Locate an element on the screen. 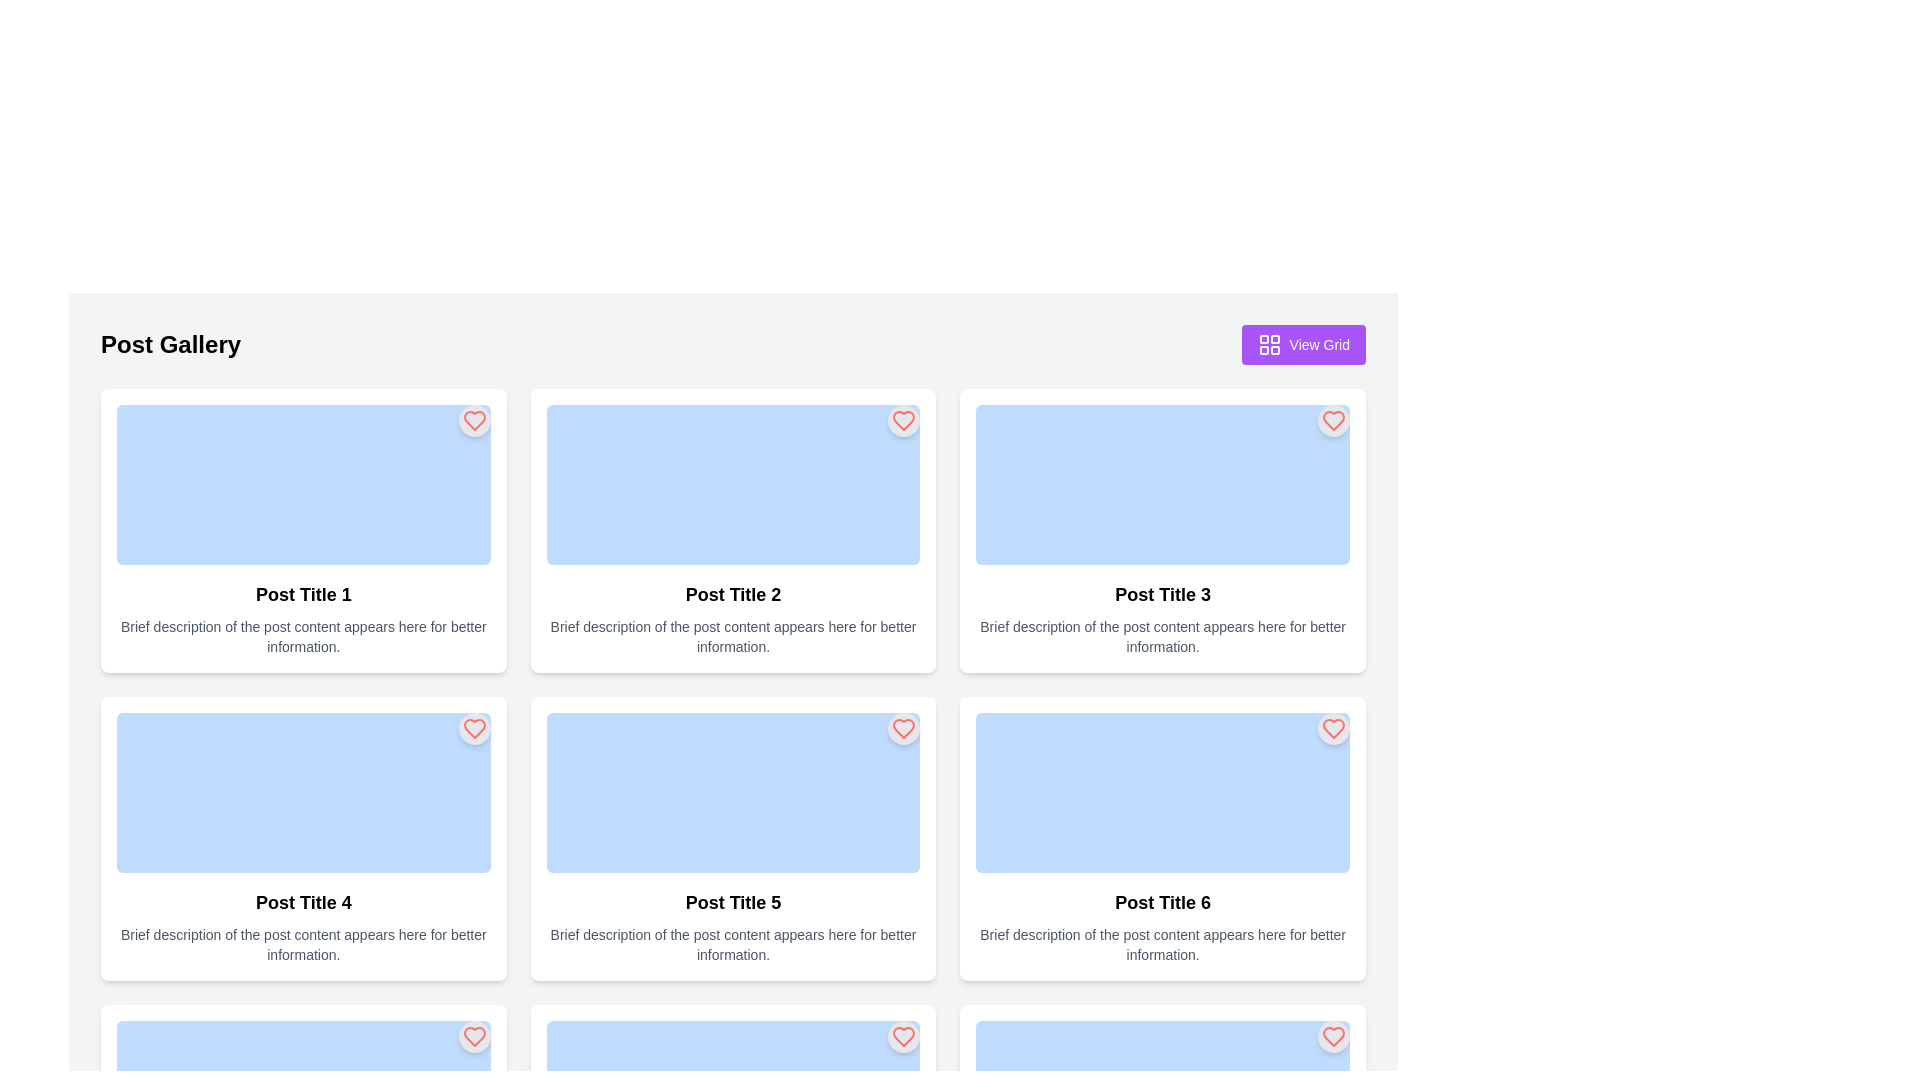 The width and height of the screenshot is (1920, 1080). the heart-shaped 'like' icon located in the top-right corner of the card labeled 'Post Title 4' is located at coordinates (473, 729).